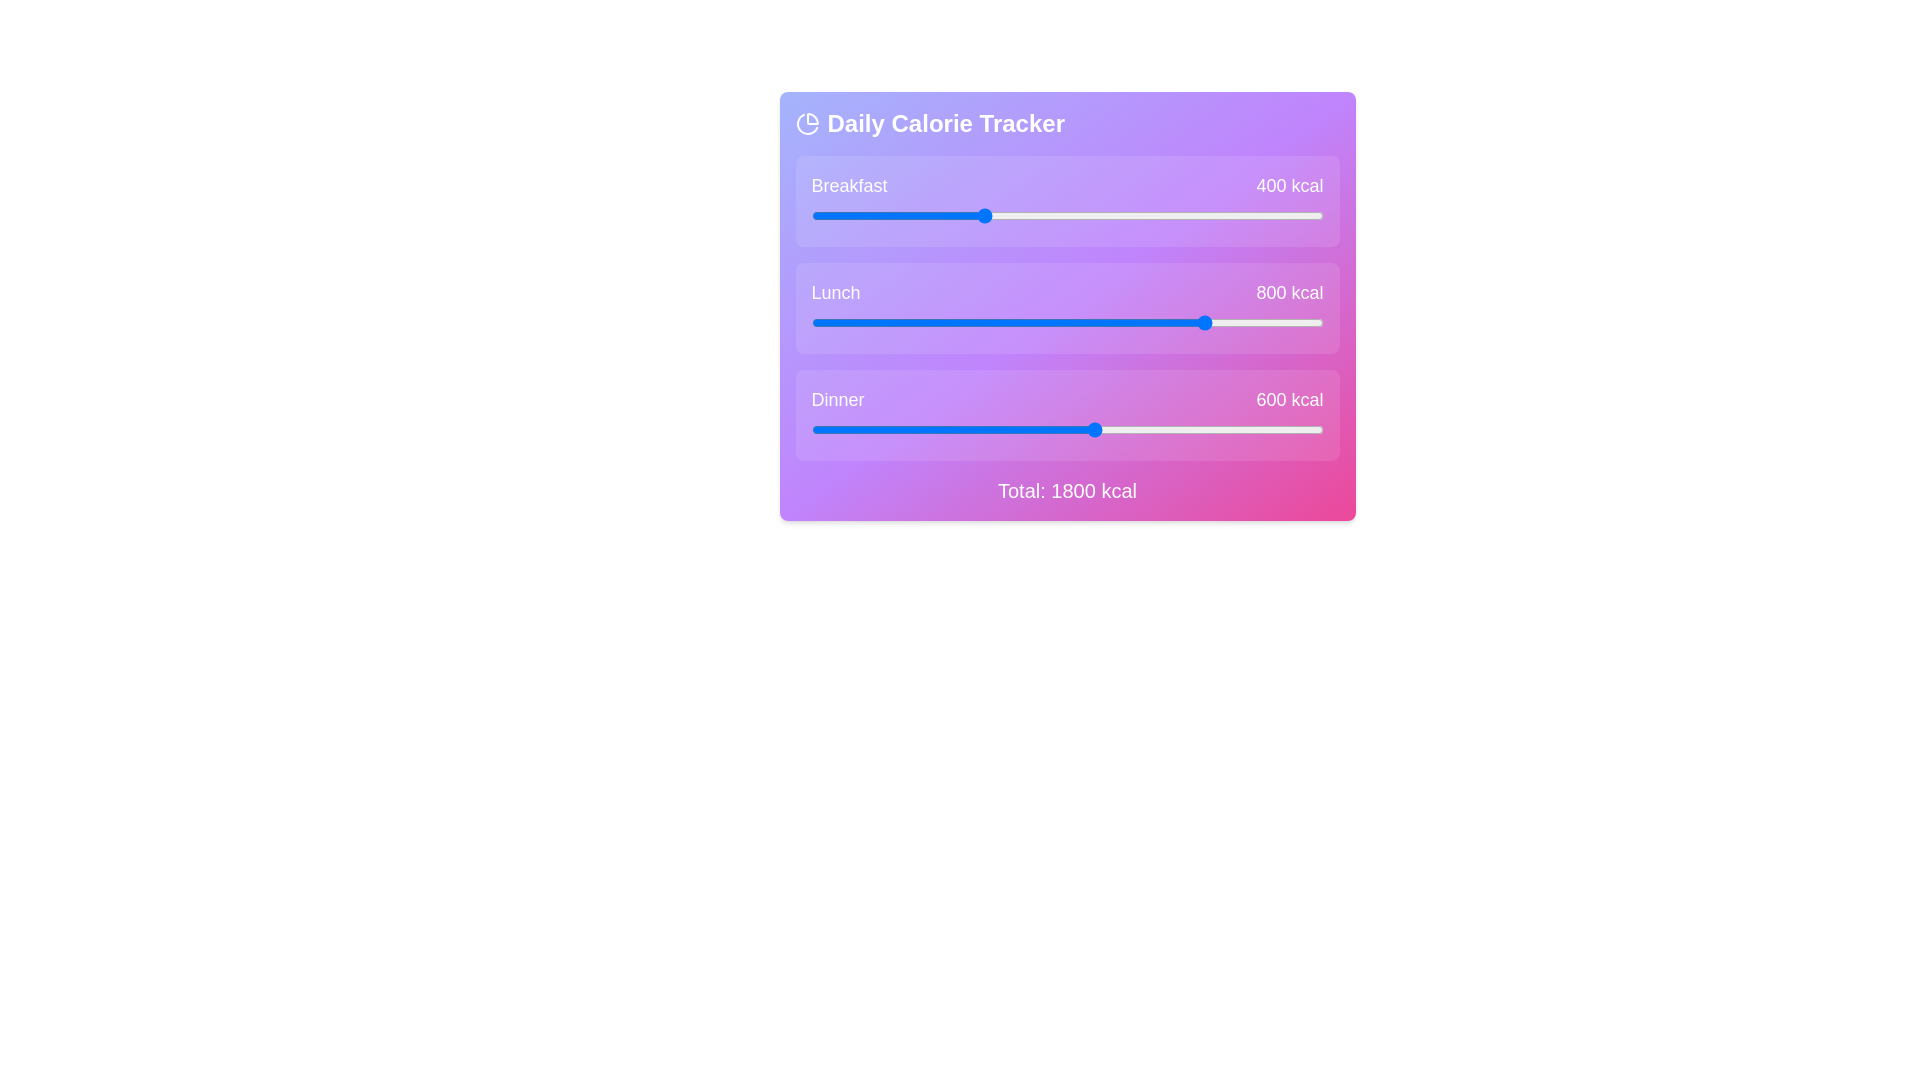  What do you see at coordinates (807, 124) in the screenshot?
I see `the secondary arc element of the pie chart icon located in the top-left corner of the 'Daily Calorie Tracker' interface` at bounding box center [807, 124].